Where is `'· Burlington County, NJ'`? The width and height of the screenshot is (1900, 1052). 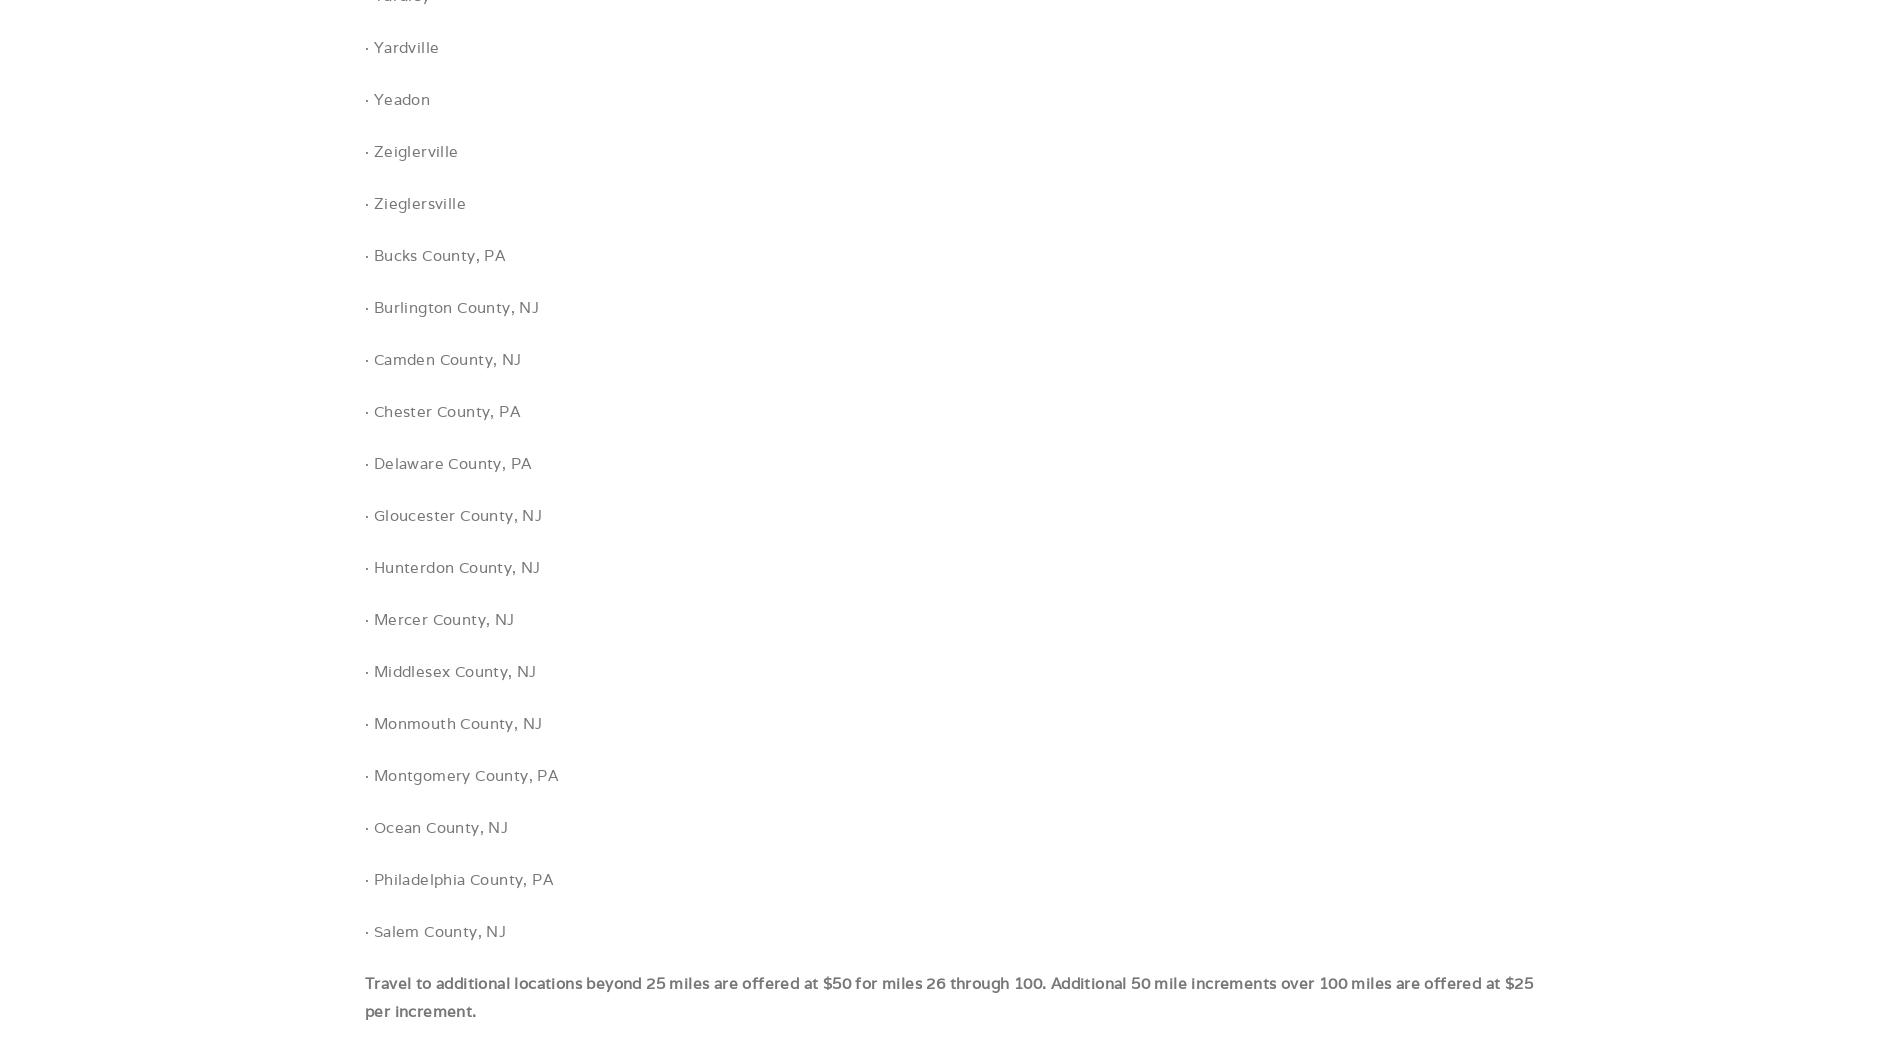
'· Burlington County, NJ' is located at coordinates (451, 307).